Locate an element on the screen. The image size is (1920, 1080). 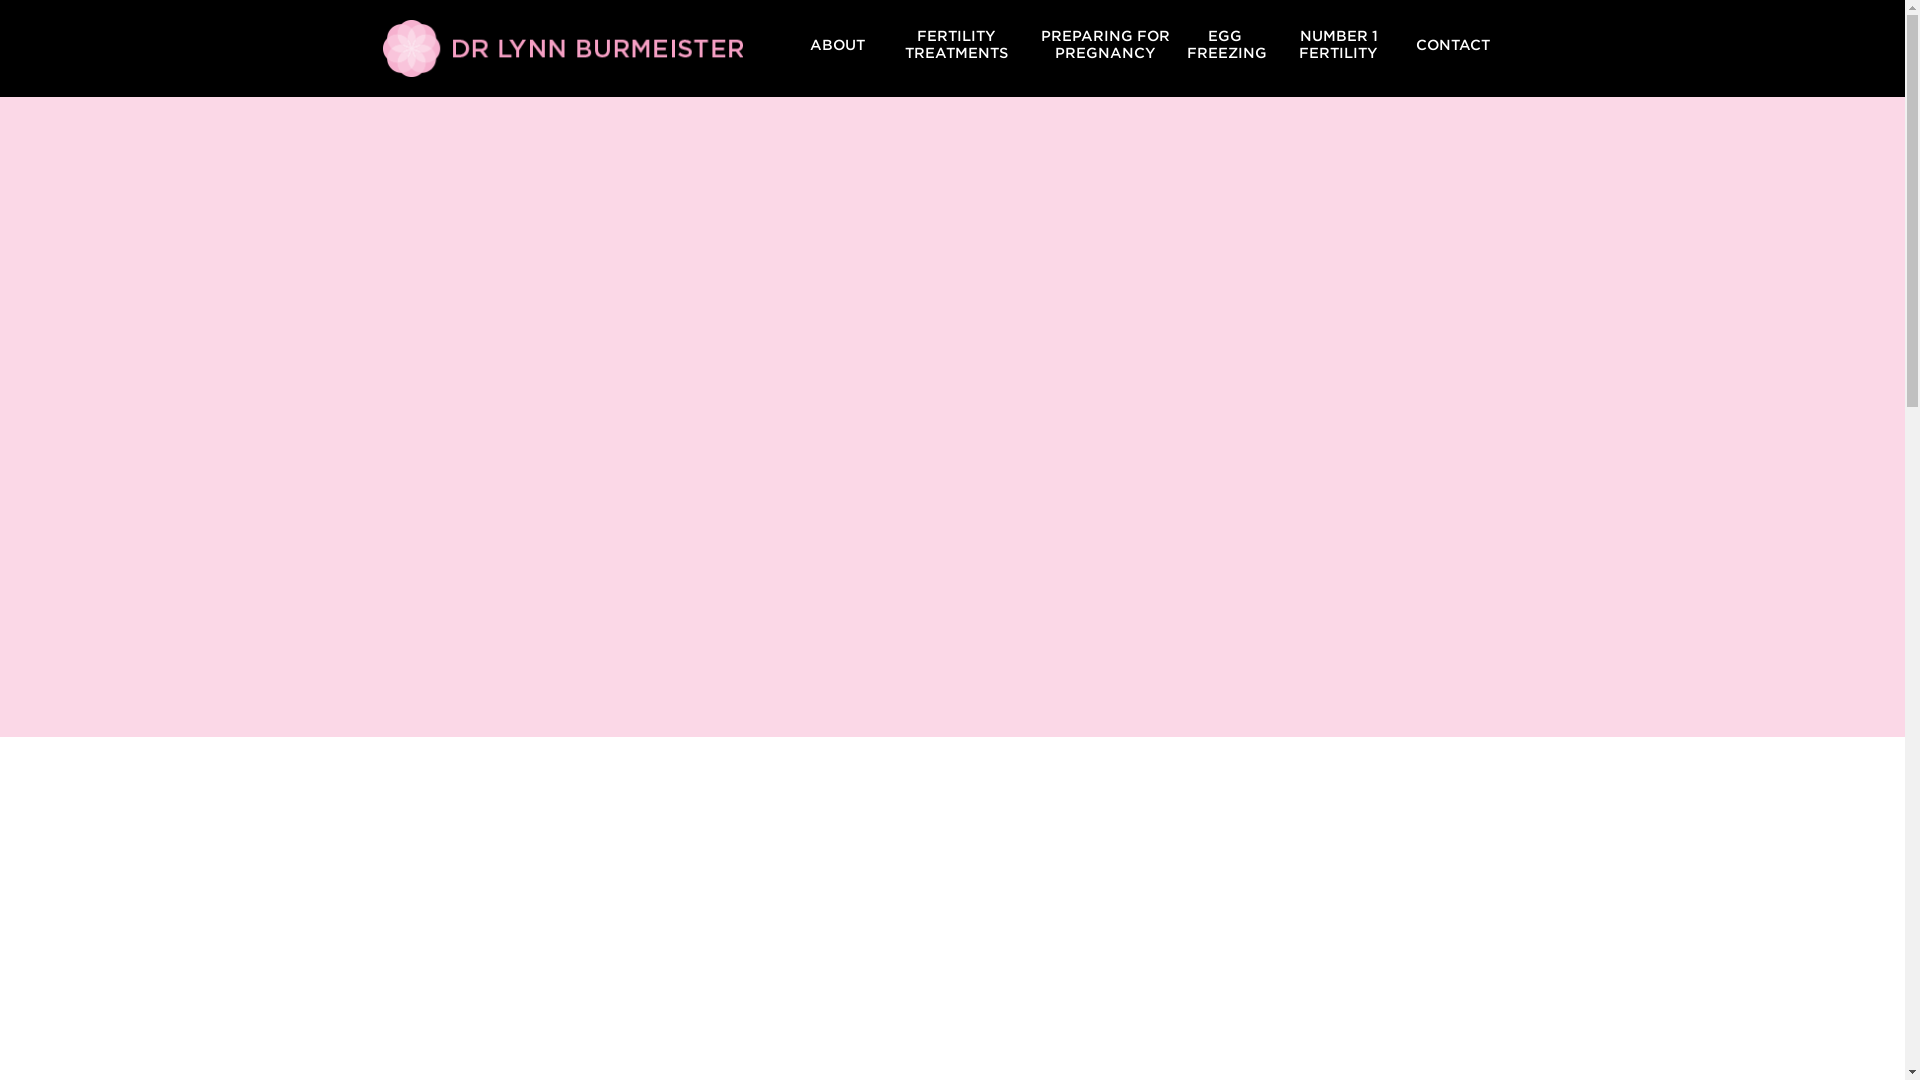
'FERTILITY TREATMENTS' is located at coordinates (955, 44).